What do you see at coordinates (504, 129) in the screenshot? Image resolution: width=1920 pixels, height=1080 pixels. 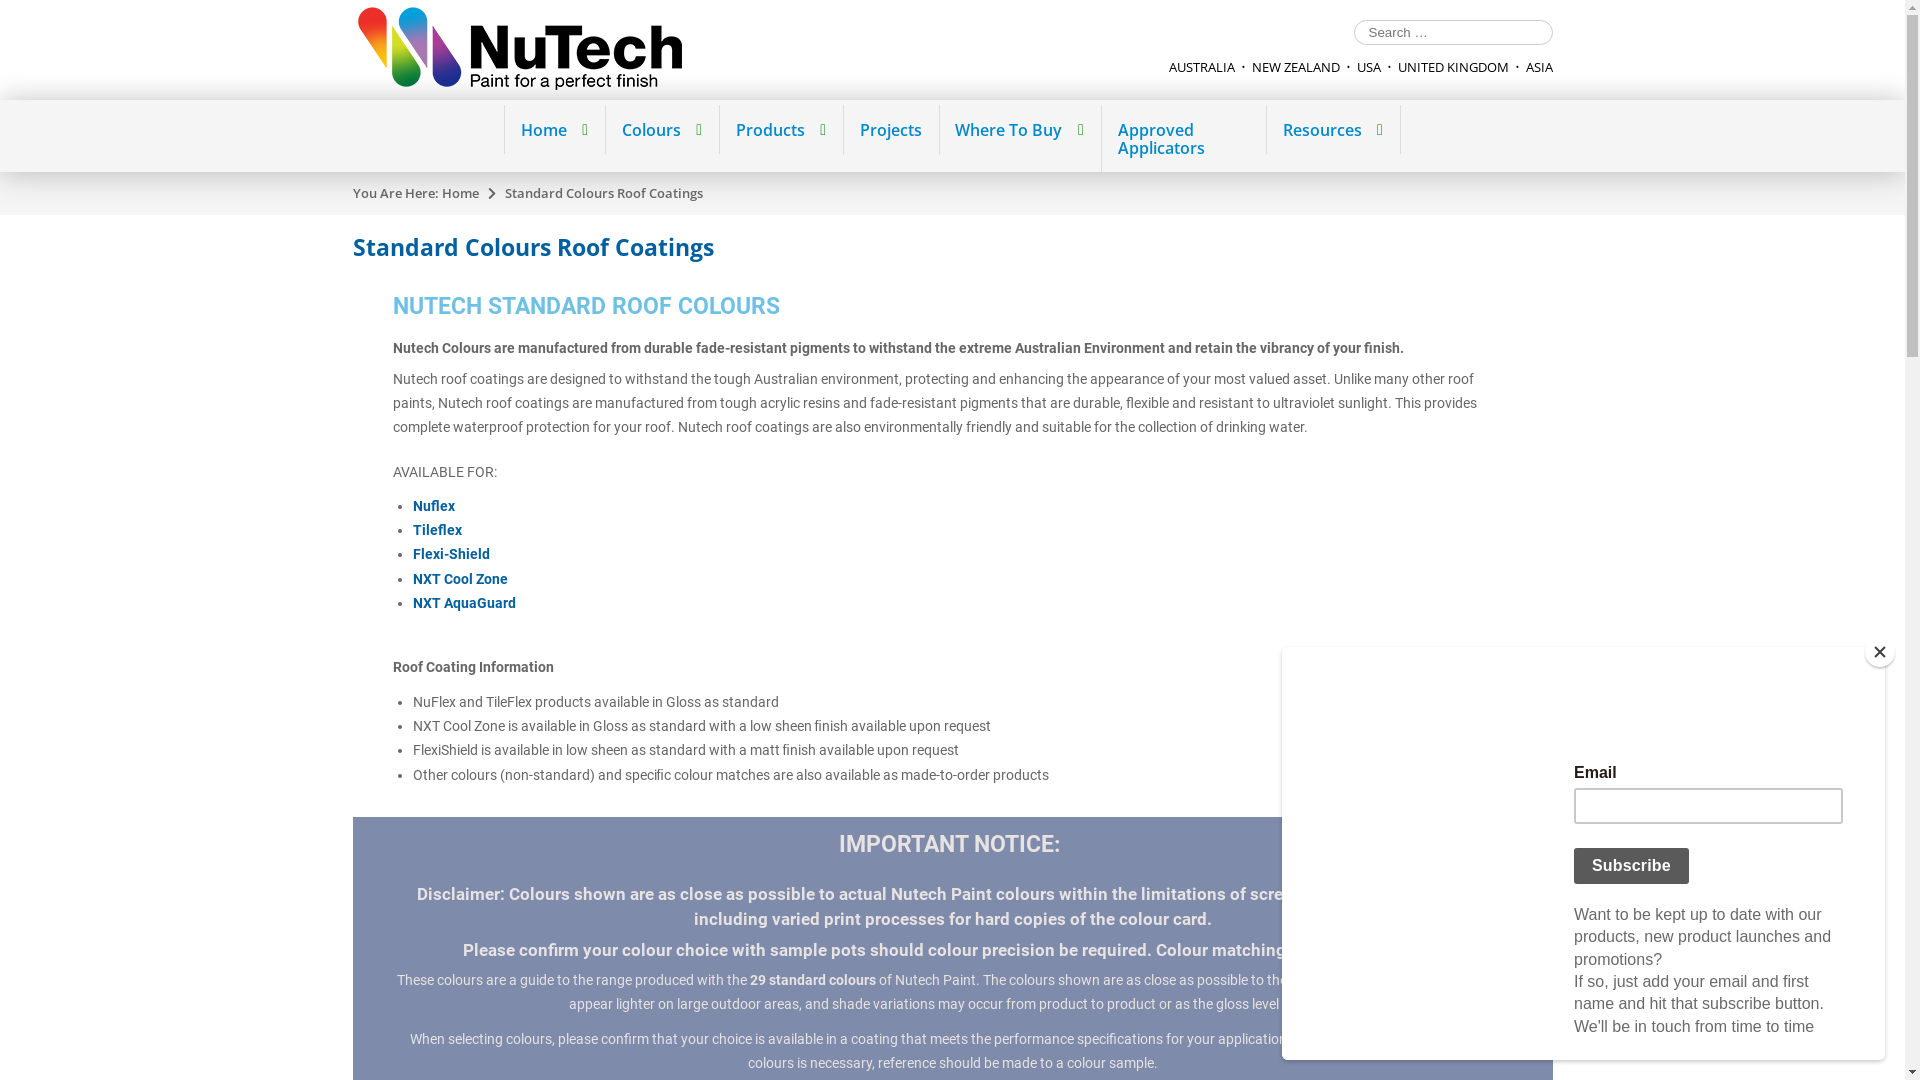 I see `'Home'` at bounding box center [504, 129].